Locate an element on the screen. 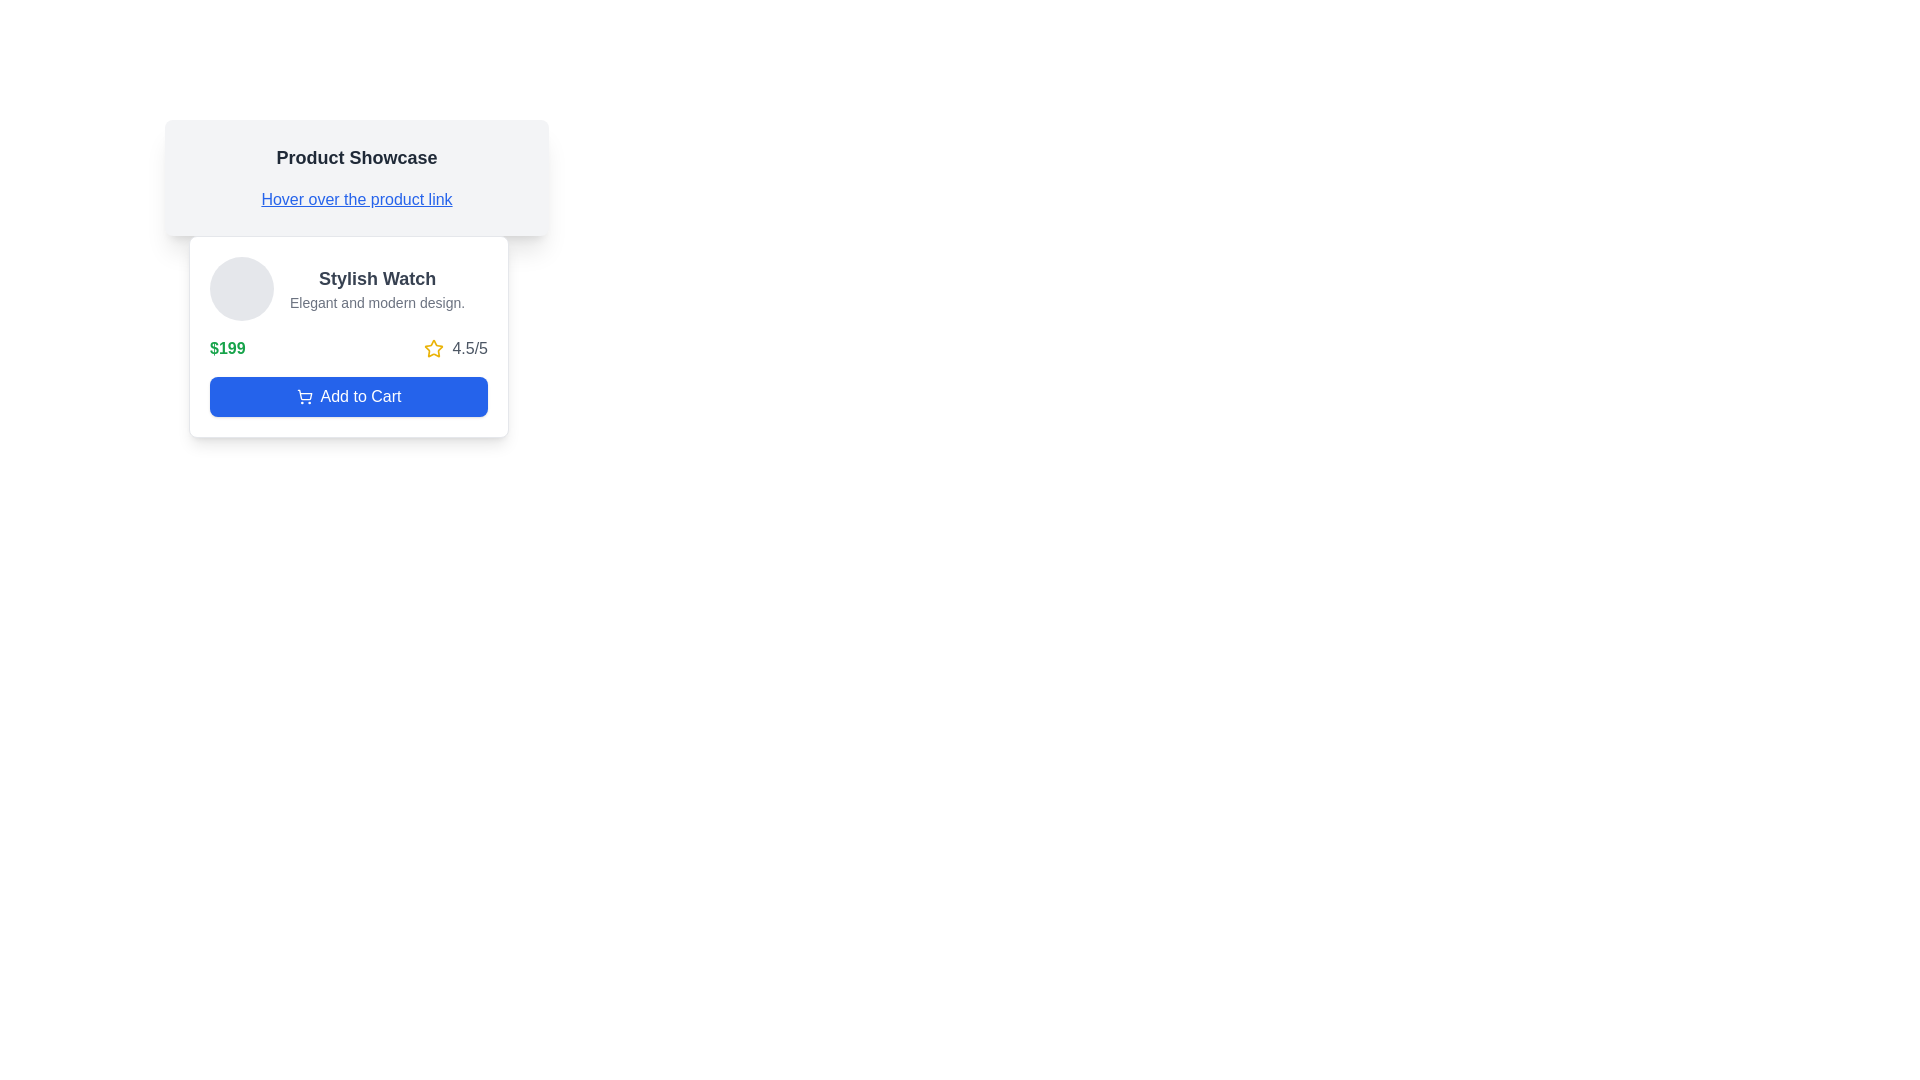 The width and height of the screenshot is (1920, 1080). product's title and description from the text block which is centered vertically in the product information card, slightly offset to the right of the circular image placeholder is located at coordinates (377, 289).